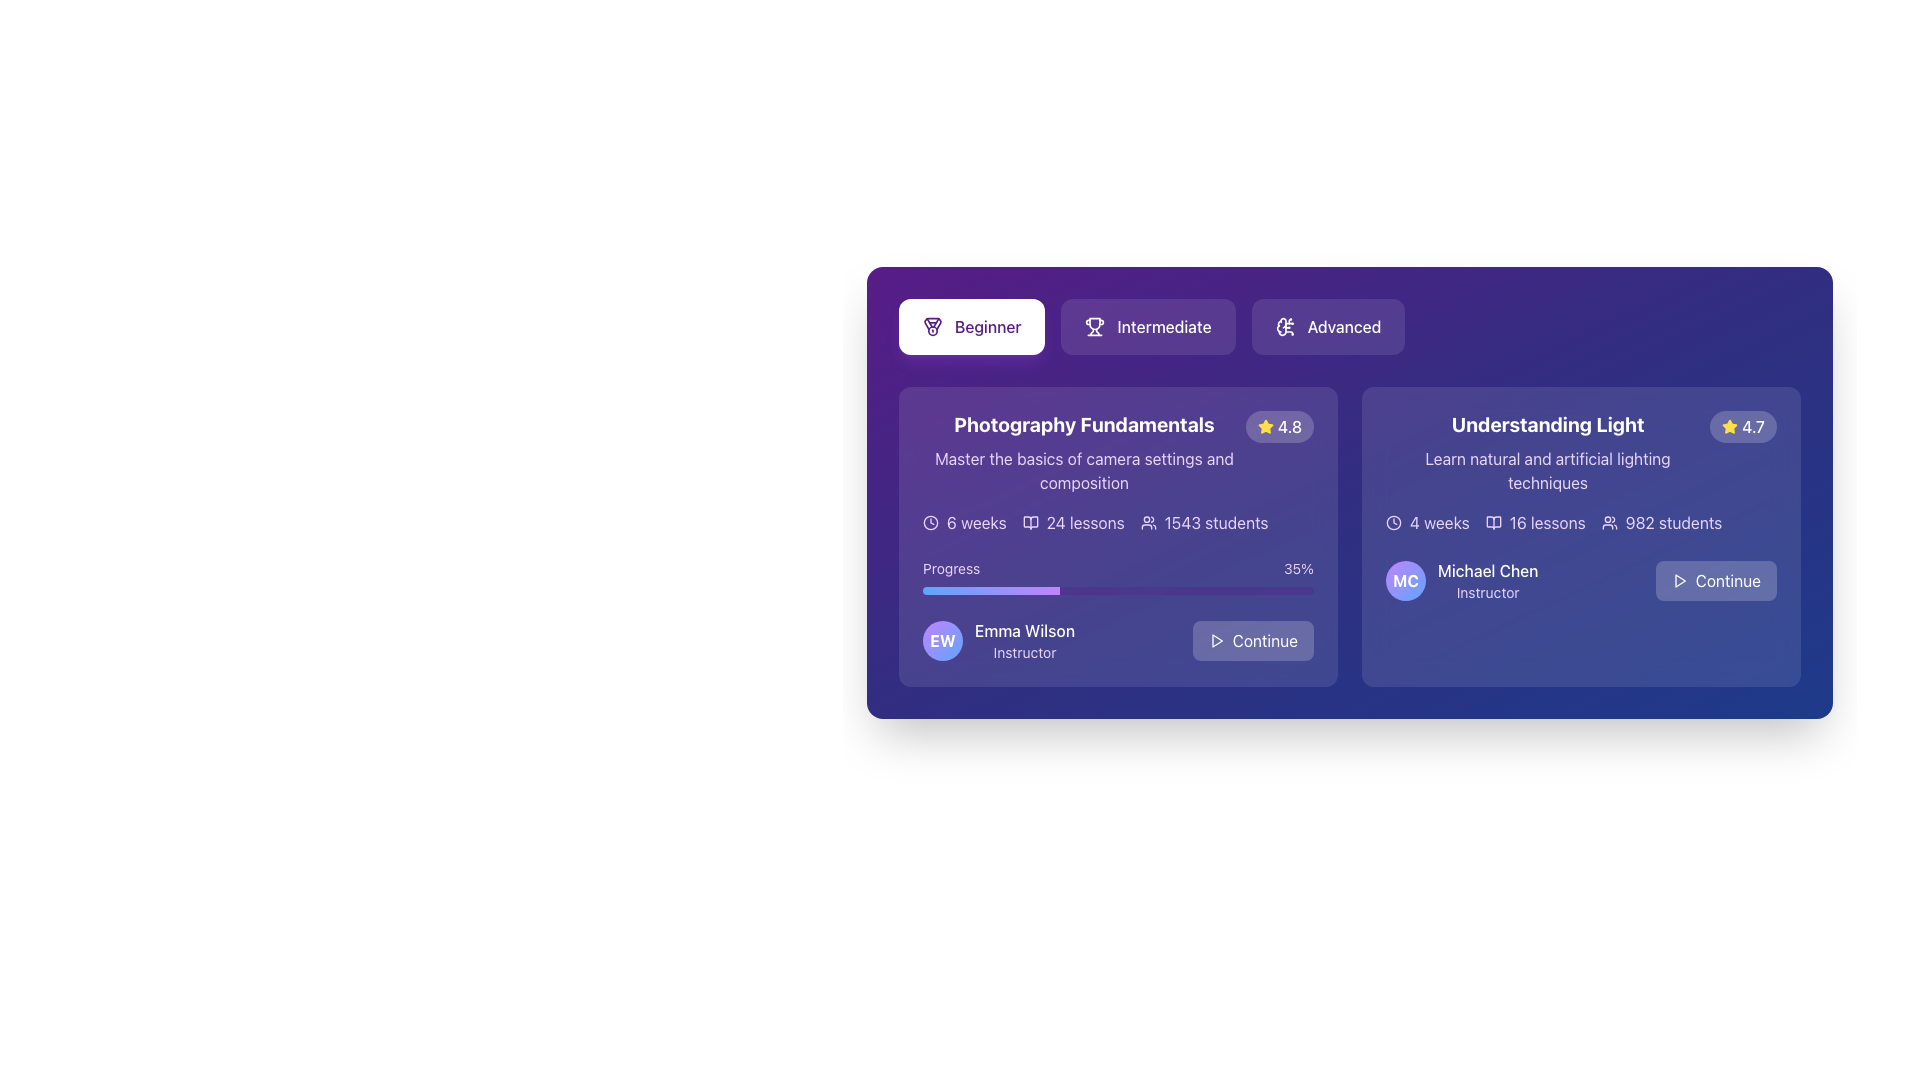 Image resolution: width=1920 pixels, height=1080 pixels. Describe the element at coordinates (988, 326) in the screenshot. I see `the 'Beginner' text label, which is located to the right of a medal icon in the leftmost button-like structure of a group of three options` at that location.